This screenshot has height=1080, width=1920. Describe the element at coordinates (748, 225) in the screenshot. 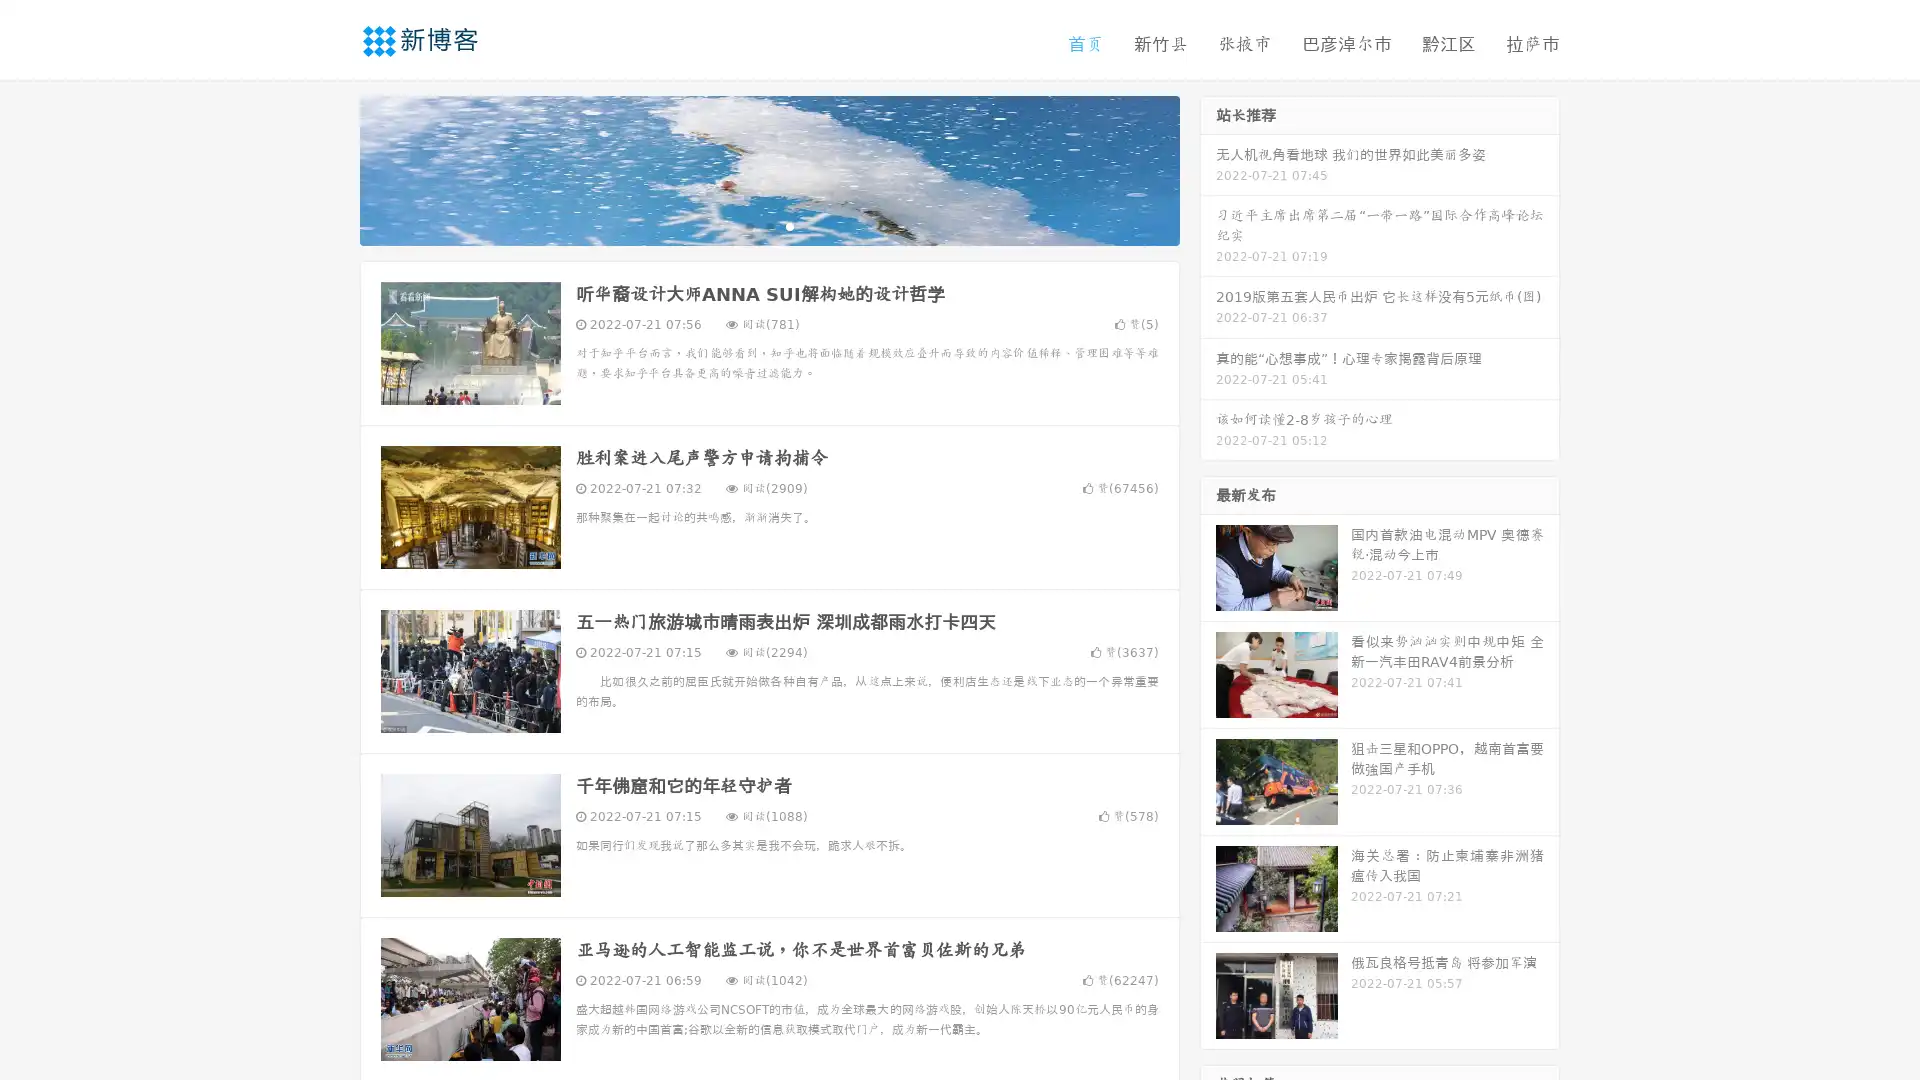

I see `Go to slide 1` at that location.